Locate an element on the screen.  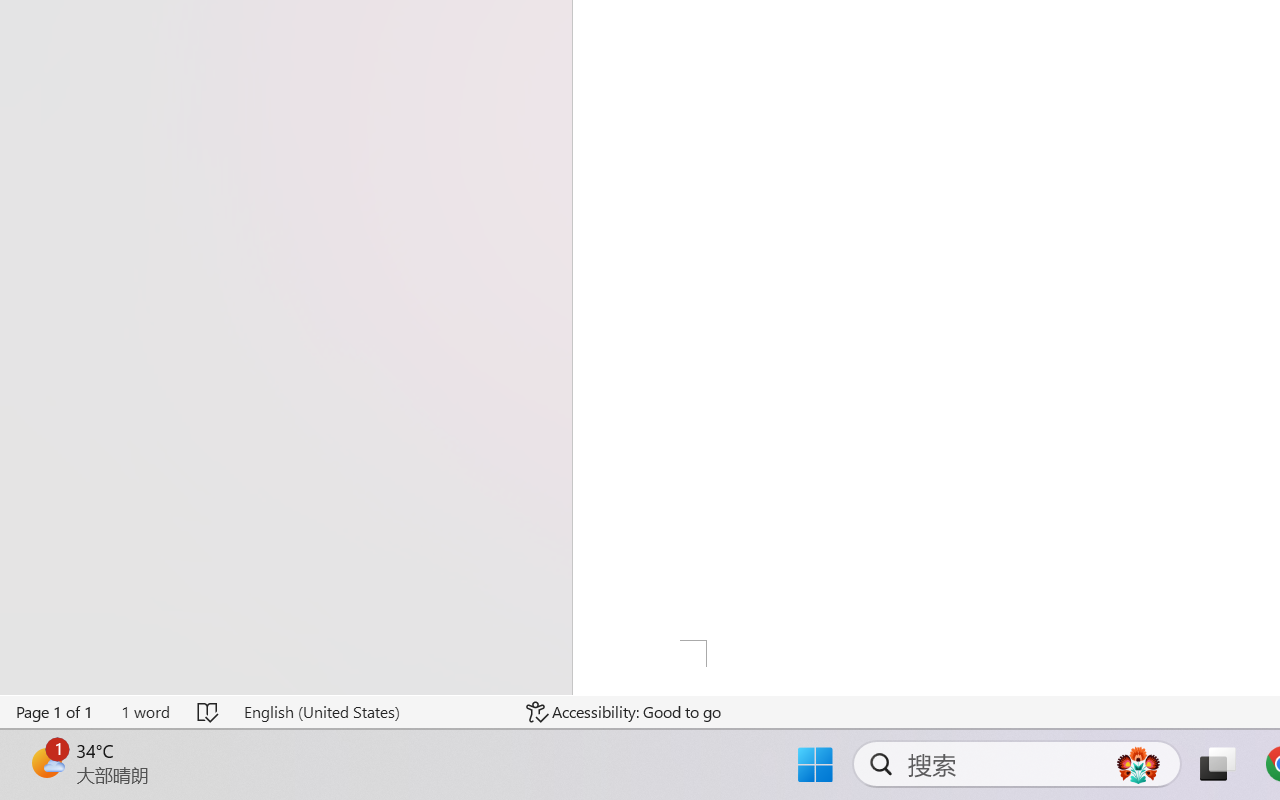
'AutomationID: DynamicSearchBoxGleamImage' is located at coordinates (1138, 764).